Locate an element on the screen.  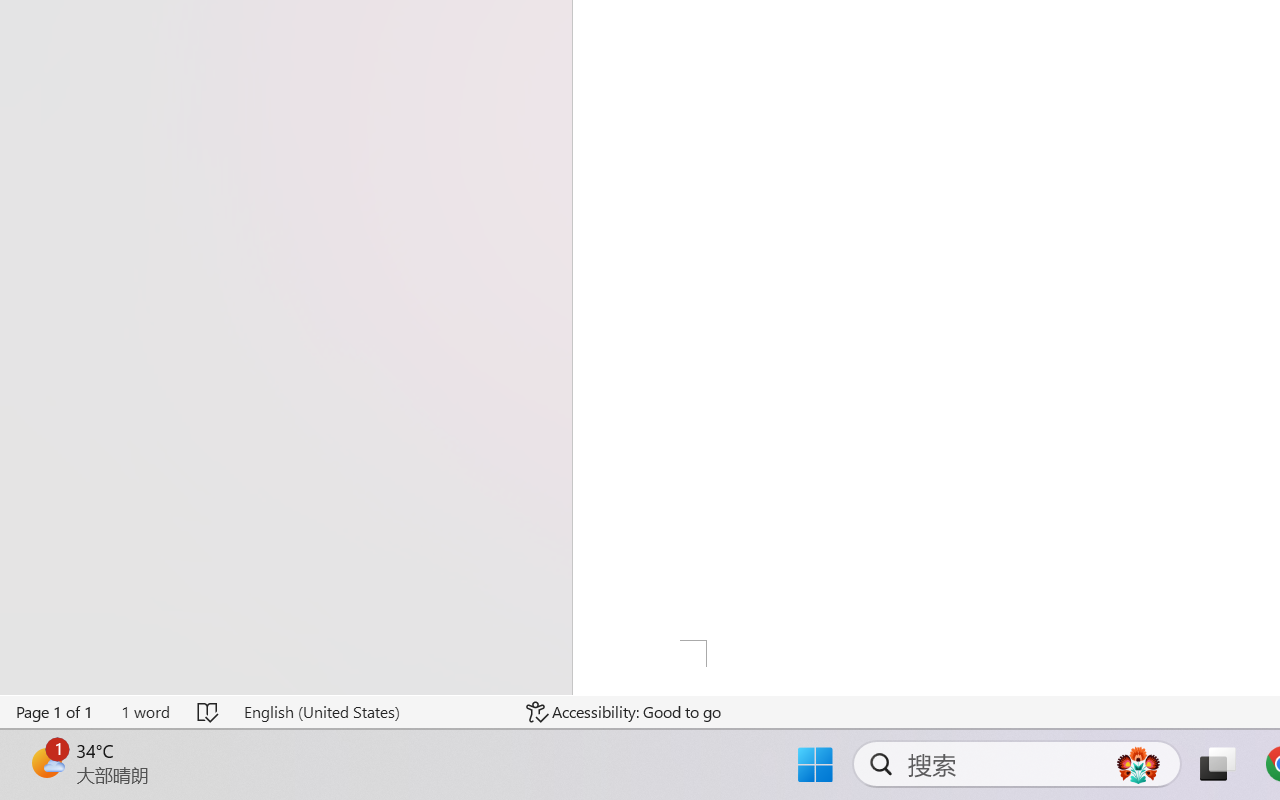
'AutomationID: DynamicSearchBoxGleamImage' is located at coordinates (1138, 764).